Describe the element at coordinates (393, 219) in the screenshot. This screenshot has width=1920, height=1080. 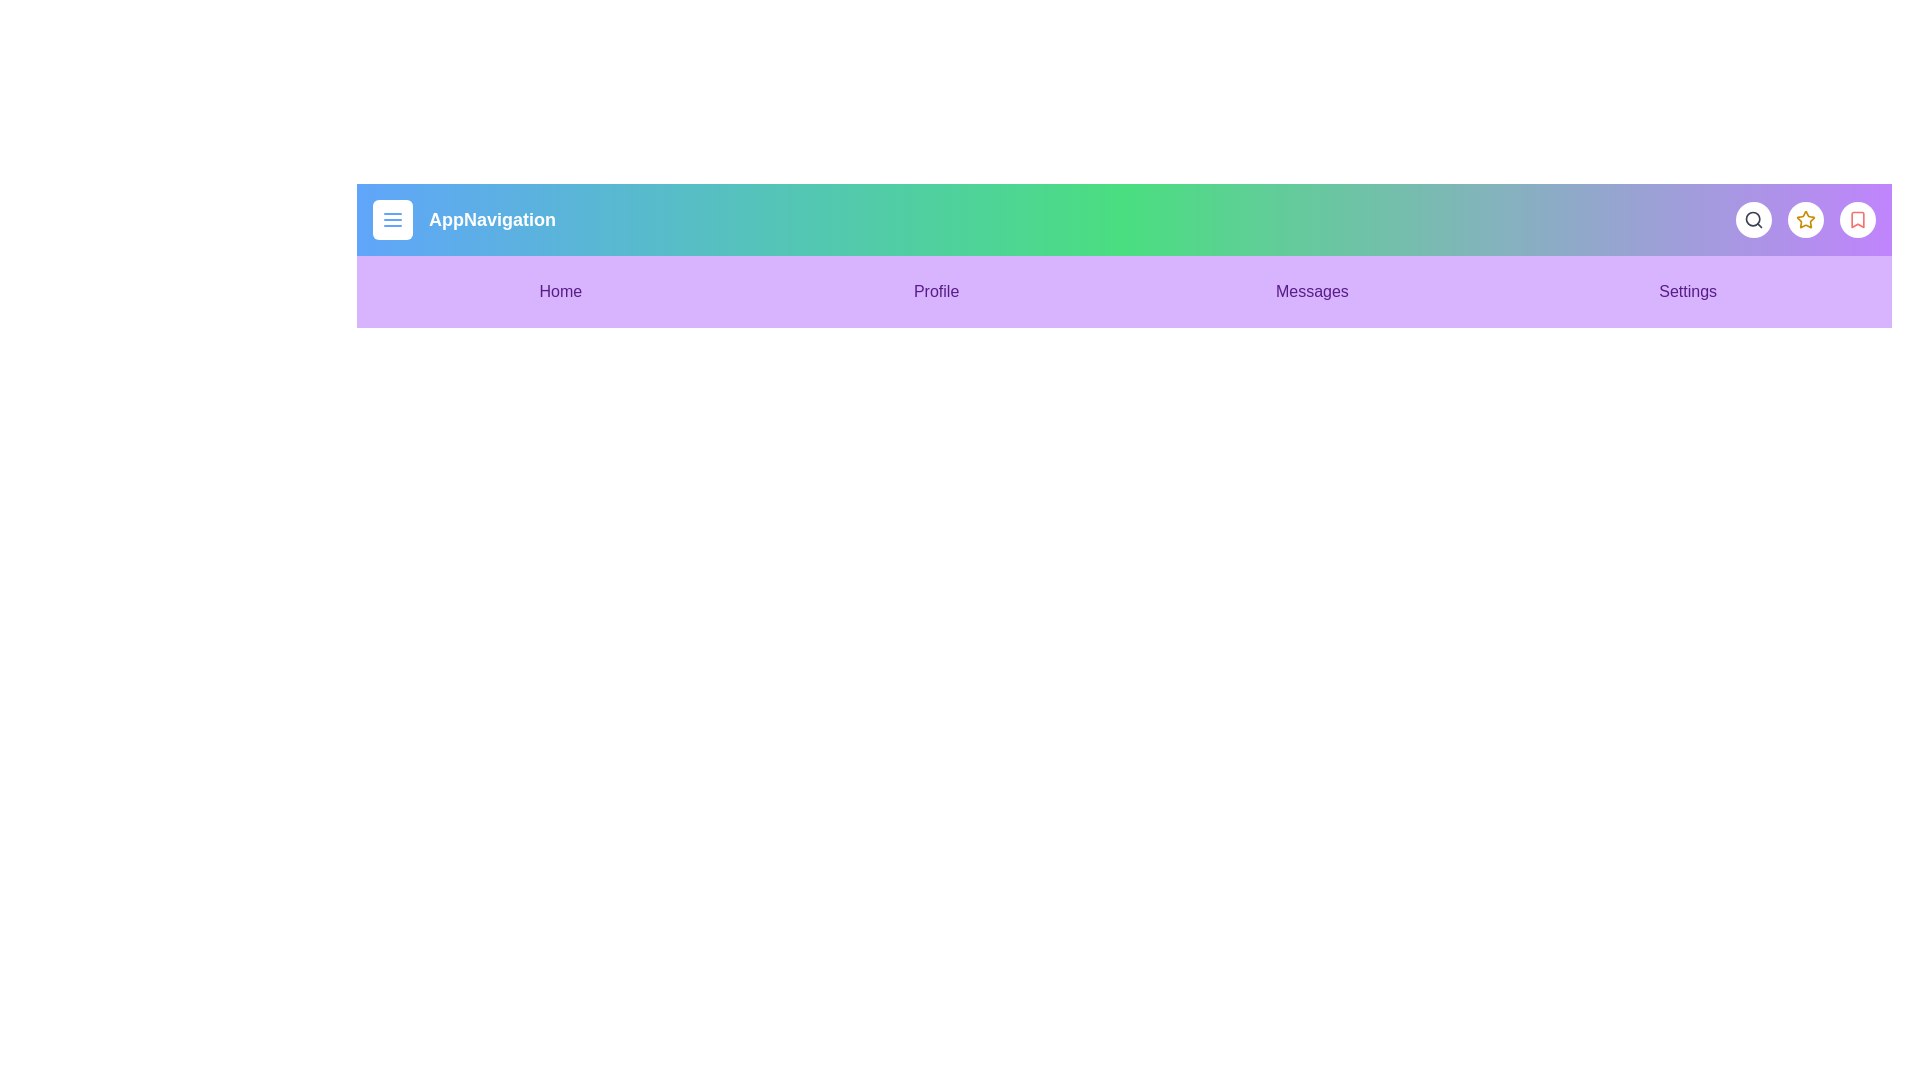
I see `the menu button to toggle the menu visibility` at that location.